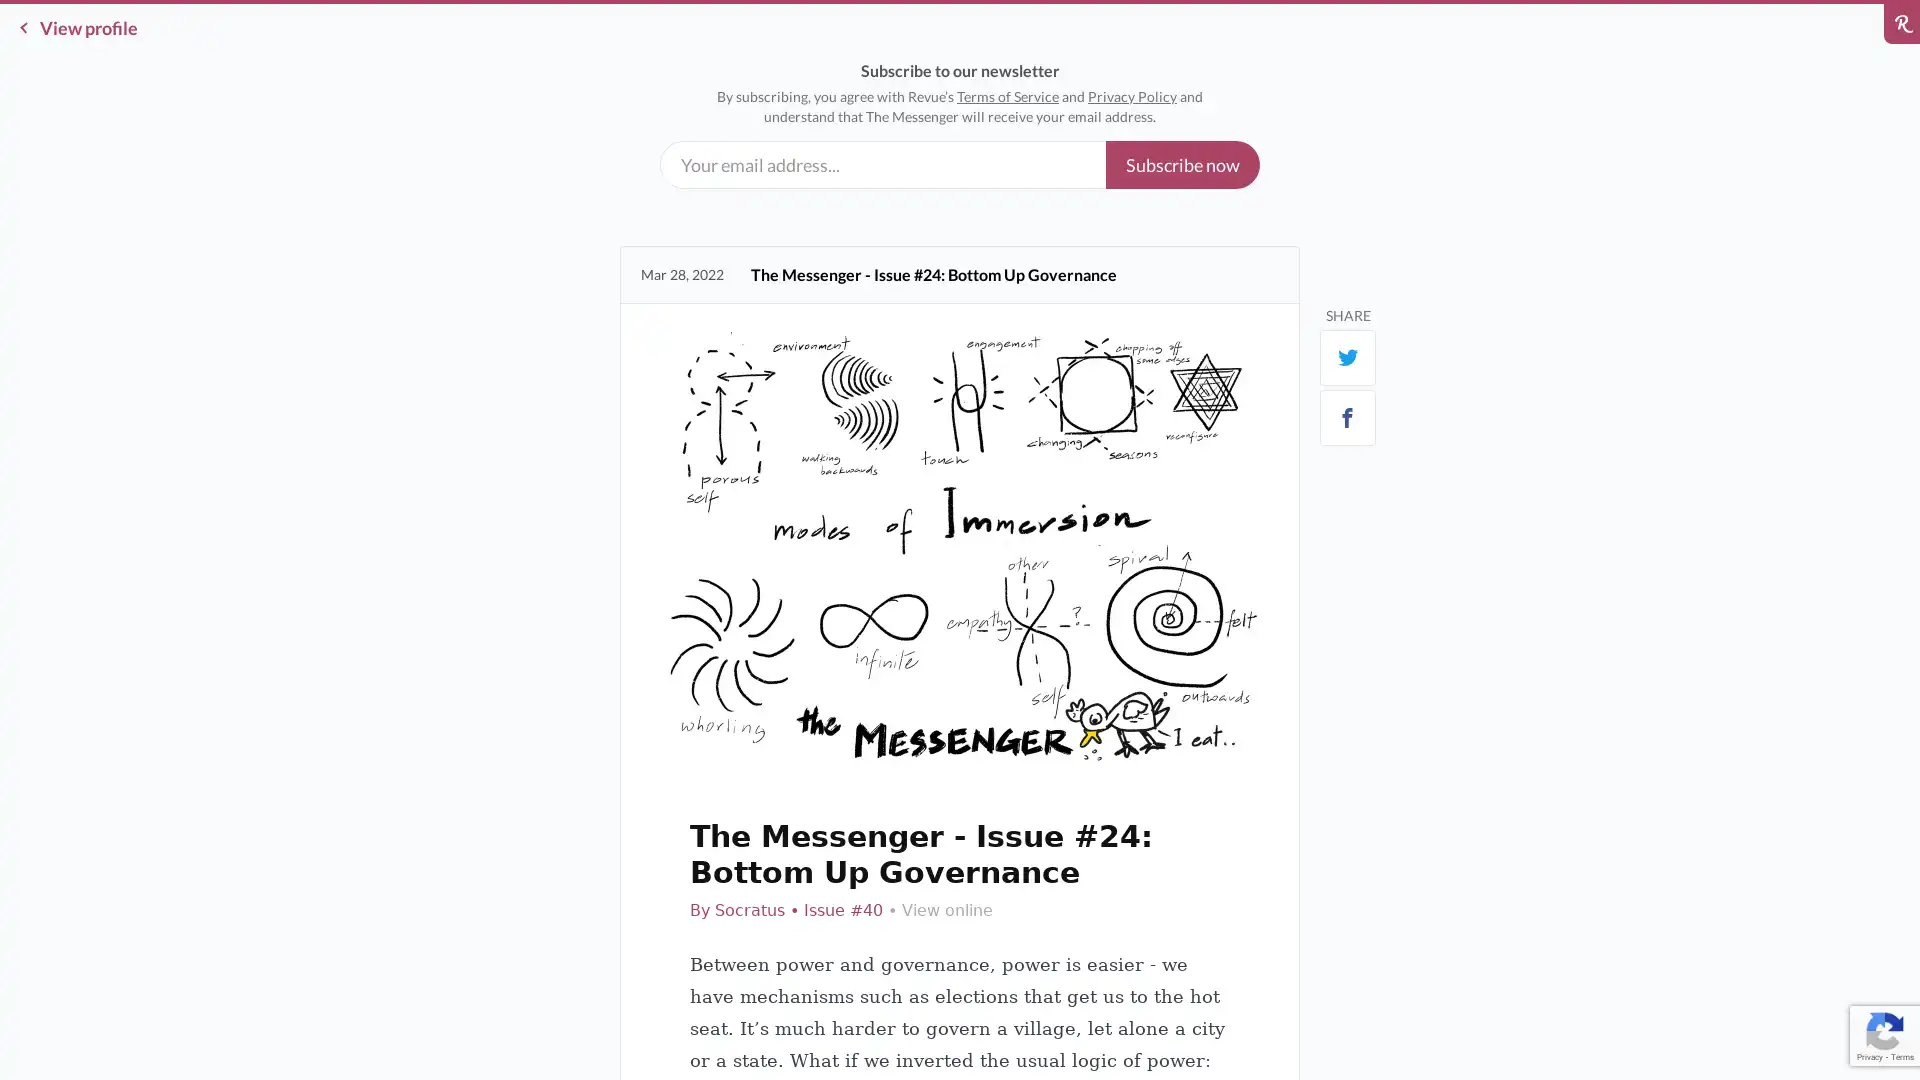 The image size is (1920, 1080). Describe the element at coordinates (1182, 164) in the screenshot. I see `Subscribe now` at that location.